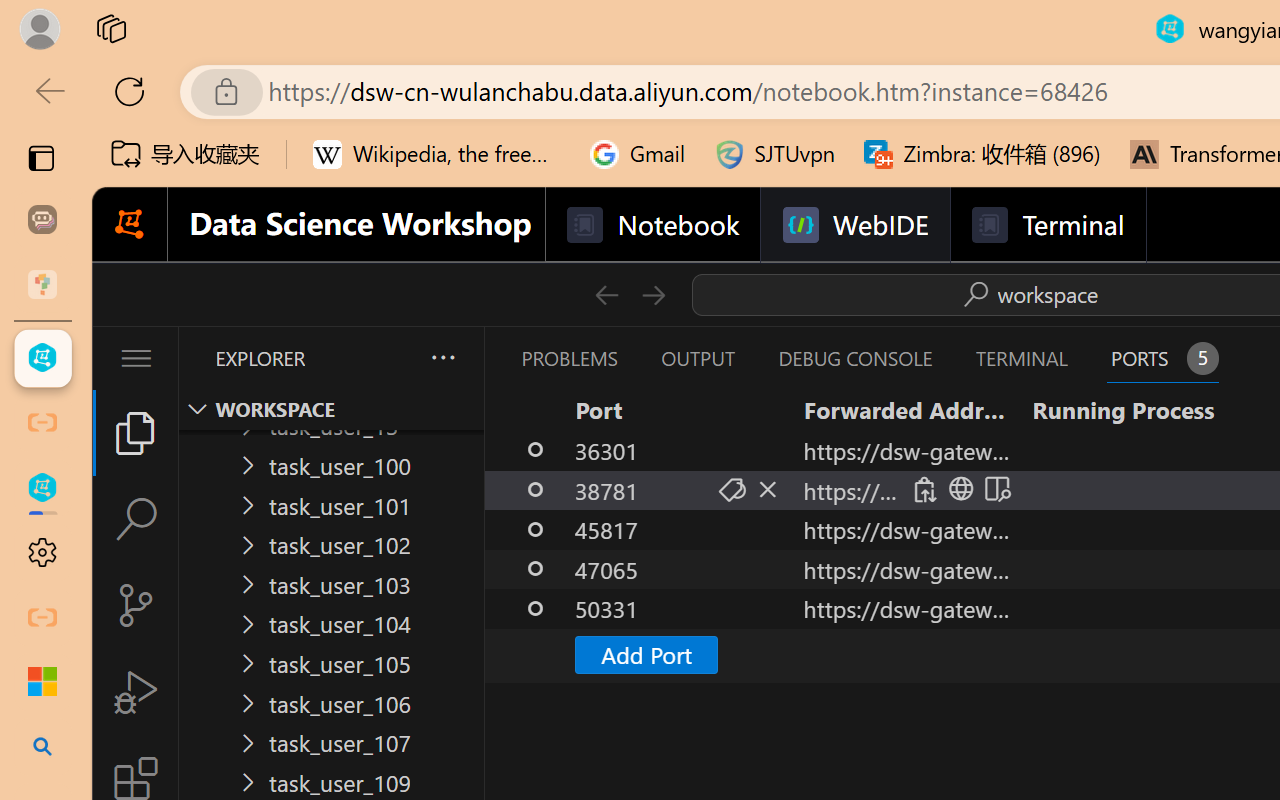  I want to click on 'Views and More Actions...', so click(441, 357).